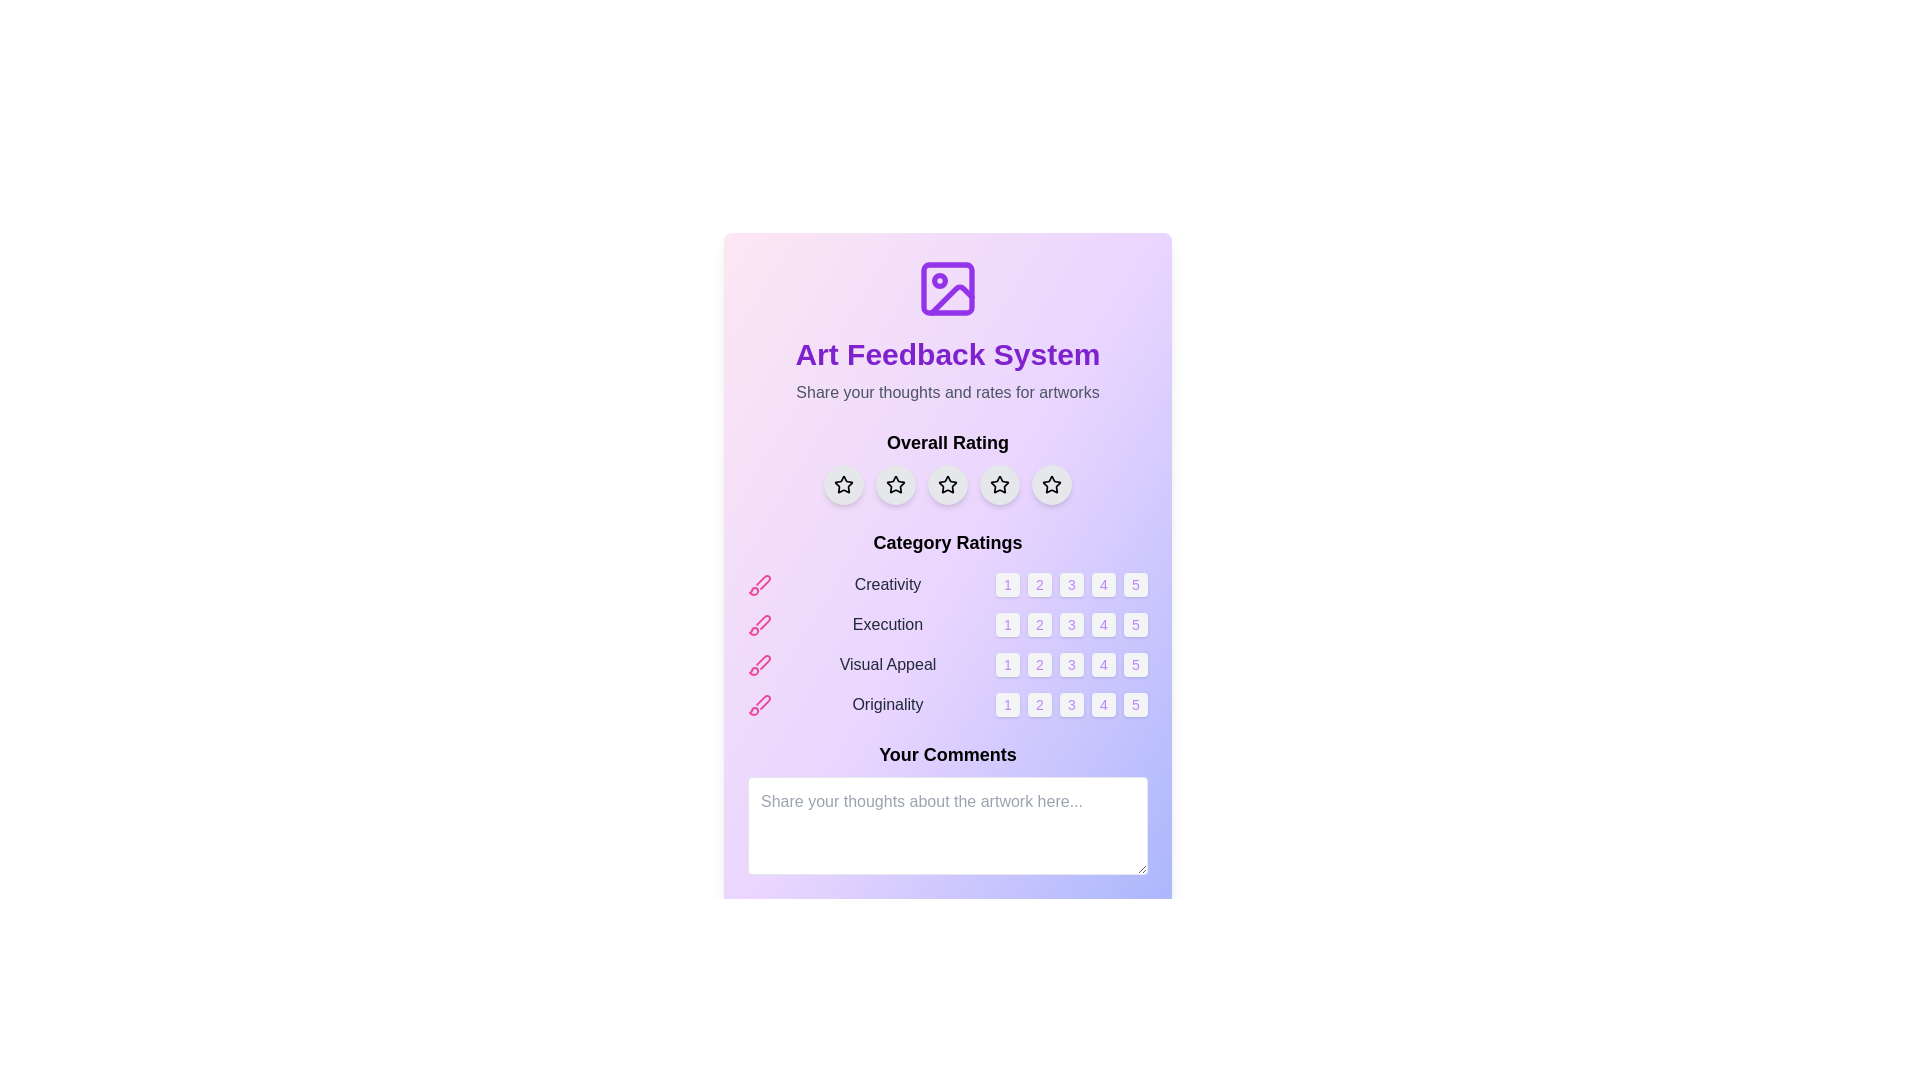  I want to click on the interactive button labeled '3' in the 'Execution' category under 'Category Ratings', so click(1070, 623).